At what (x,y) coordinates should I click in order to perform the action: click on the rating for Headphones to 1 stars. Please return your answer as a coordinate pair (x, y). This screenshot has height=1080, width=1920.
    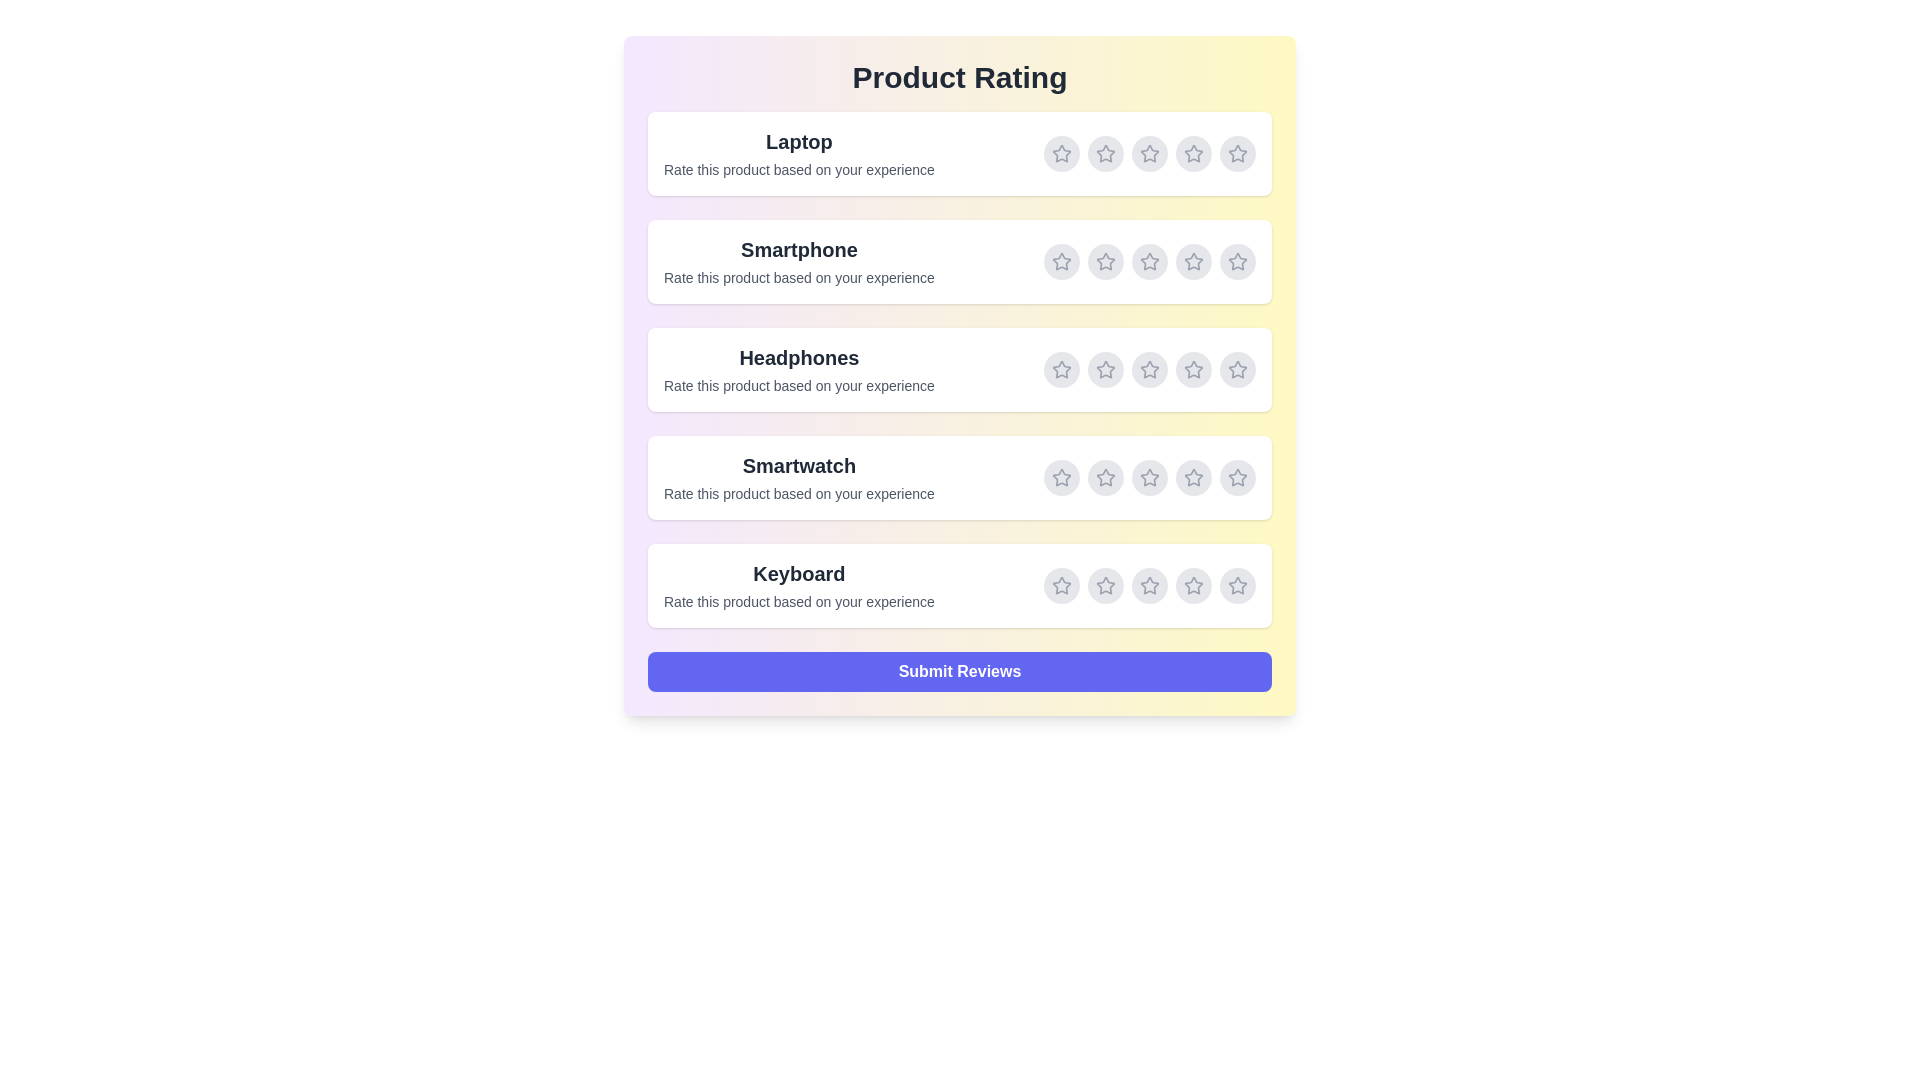
    Looking at the image, I should click on (1060, 370).